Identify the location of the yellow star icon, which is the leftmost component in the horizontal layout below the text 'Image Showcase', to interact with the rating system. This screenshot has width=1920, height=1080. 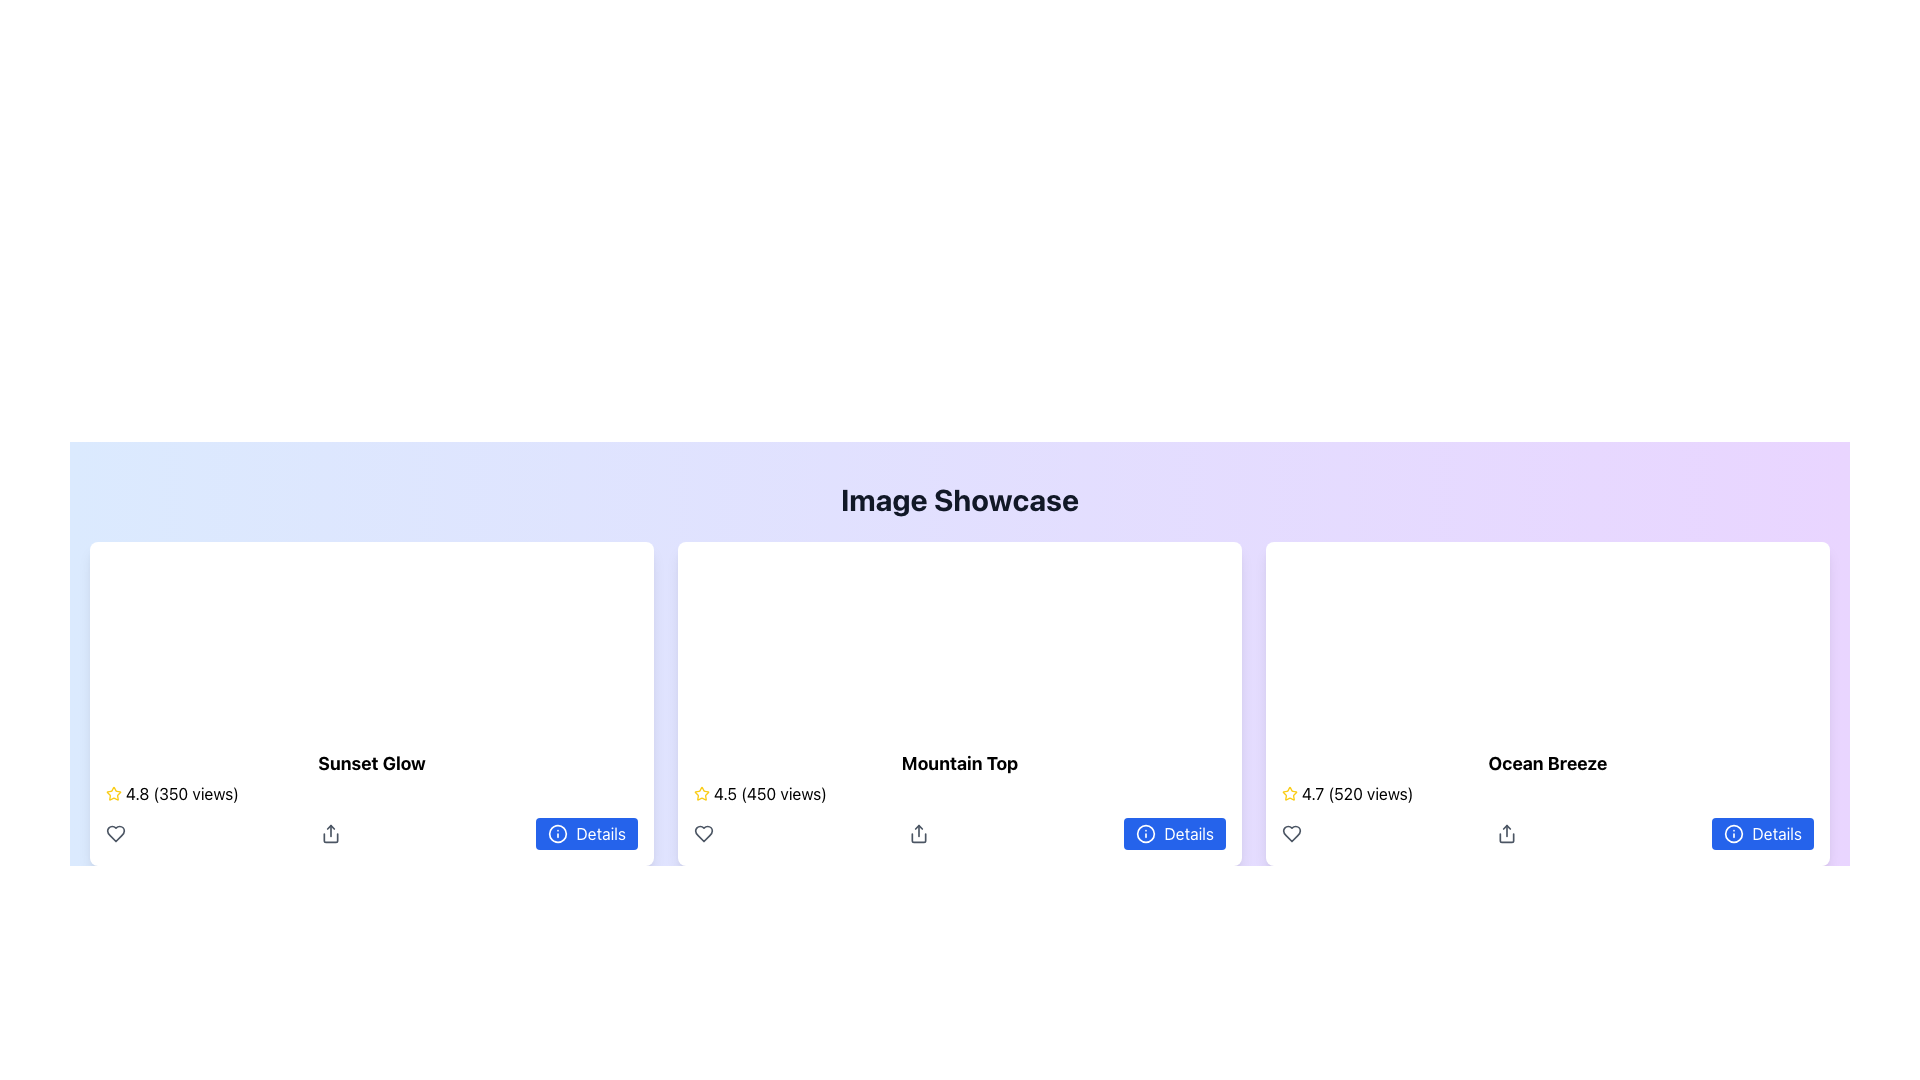
(113, 793).